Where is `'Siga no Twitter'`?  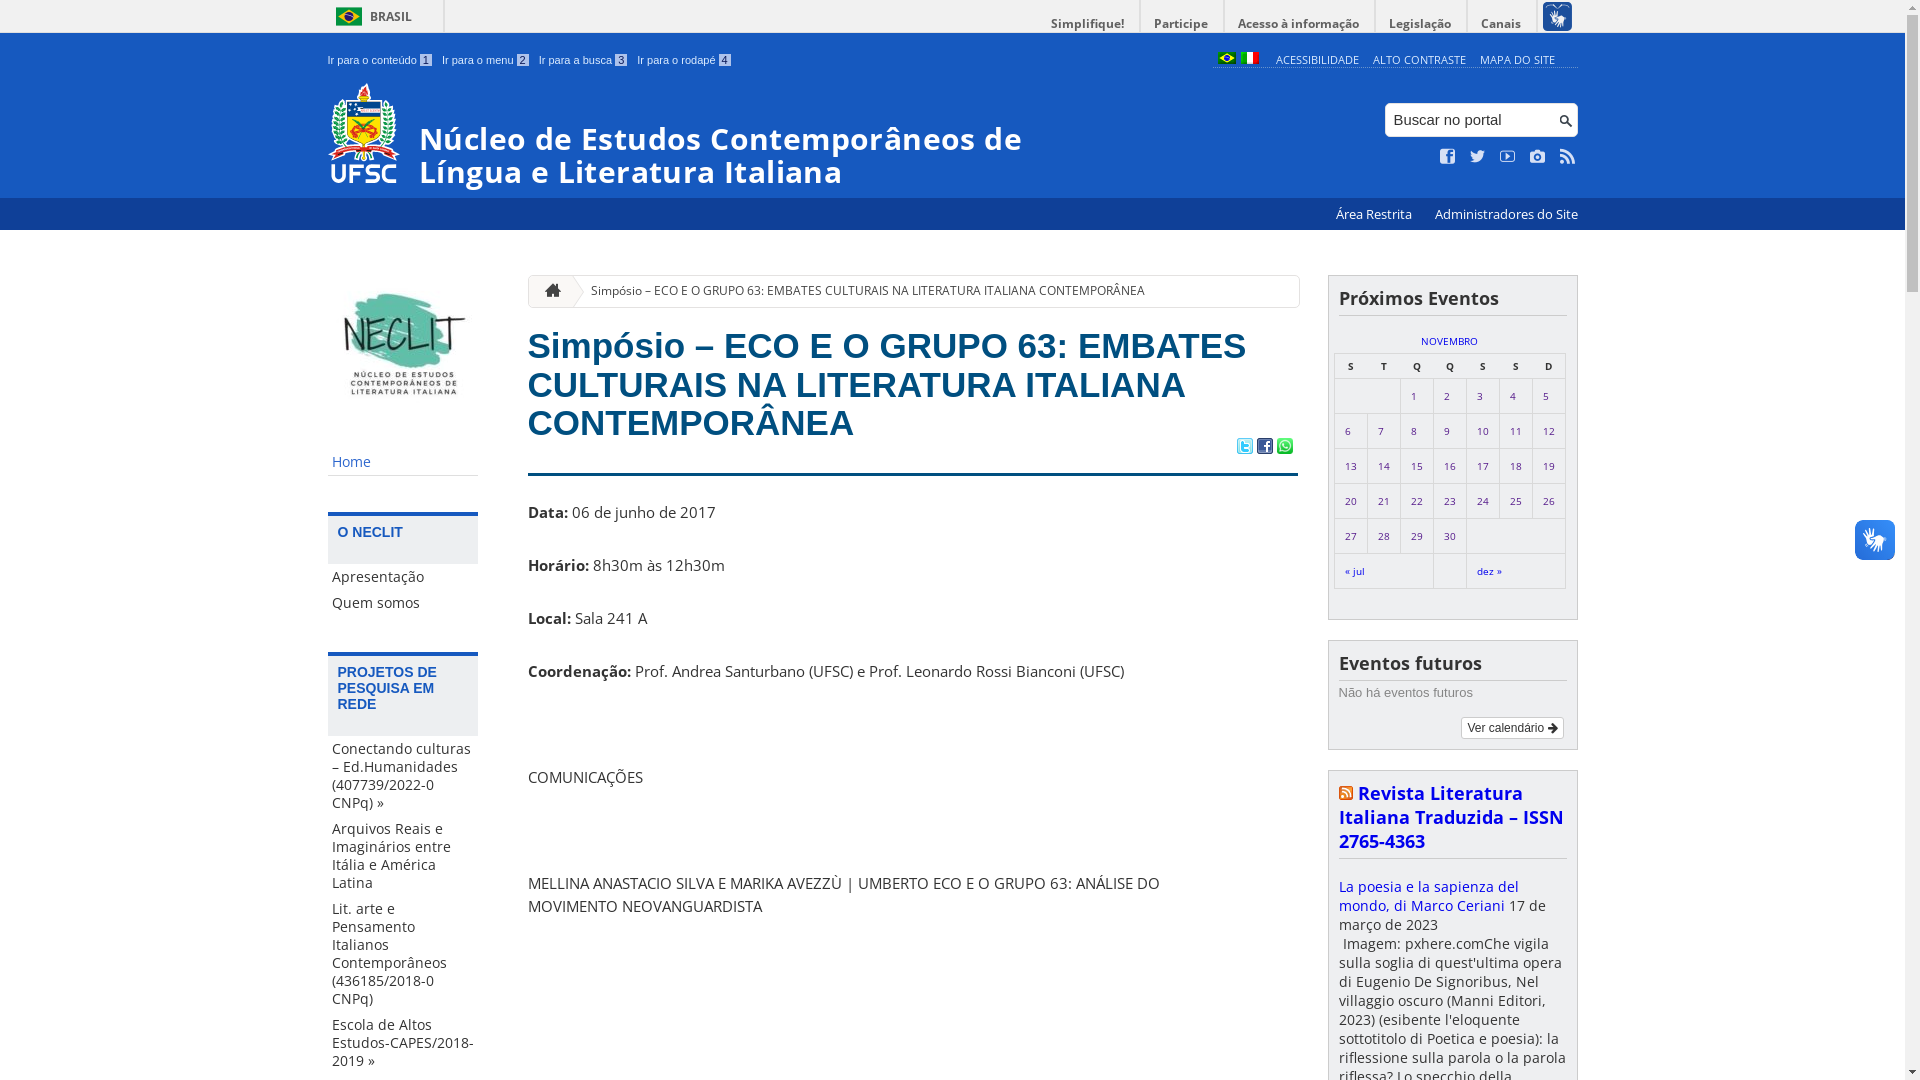 'Siga no Twitter' is located at coordinates (1478, 156).